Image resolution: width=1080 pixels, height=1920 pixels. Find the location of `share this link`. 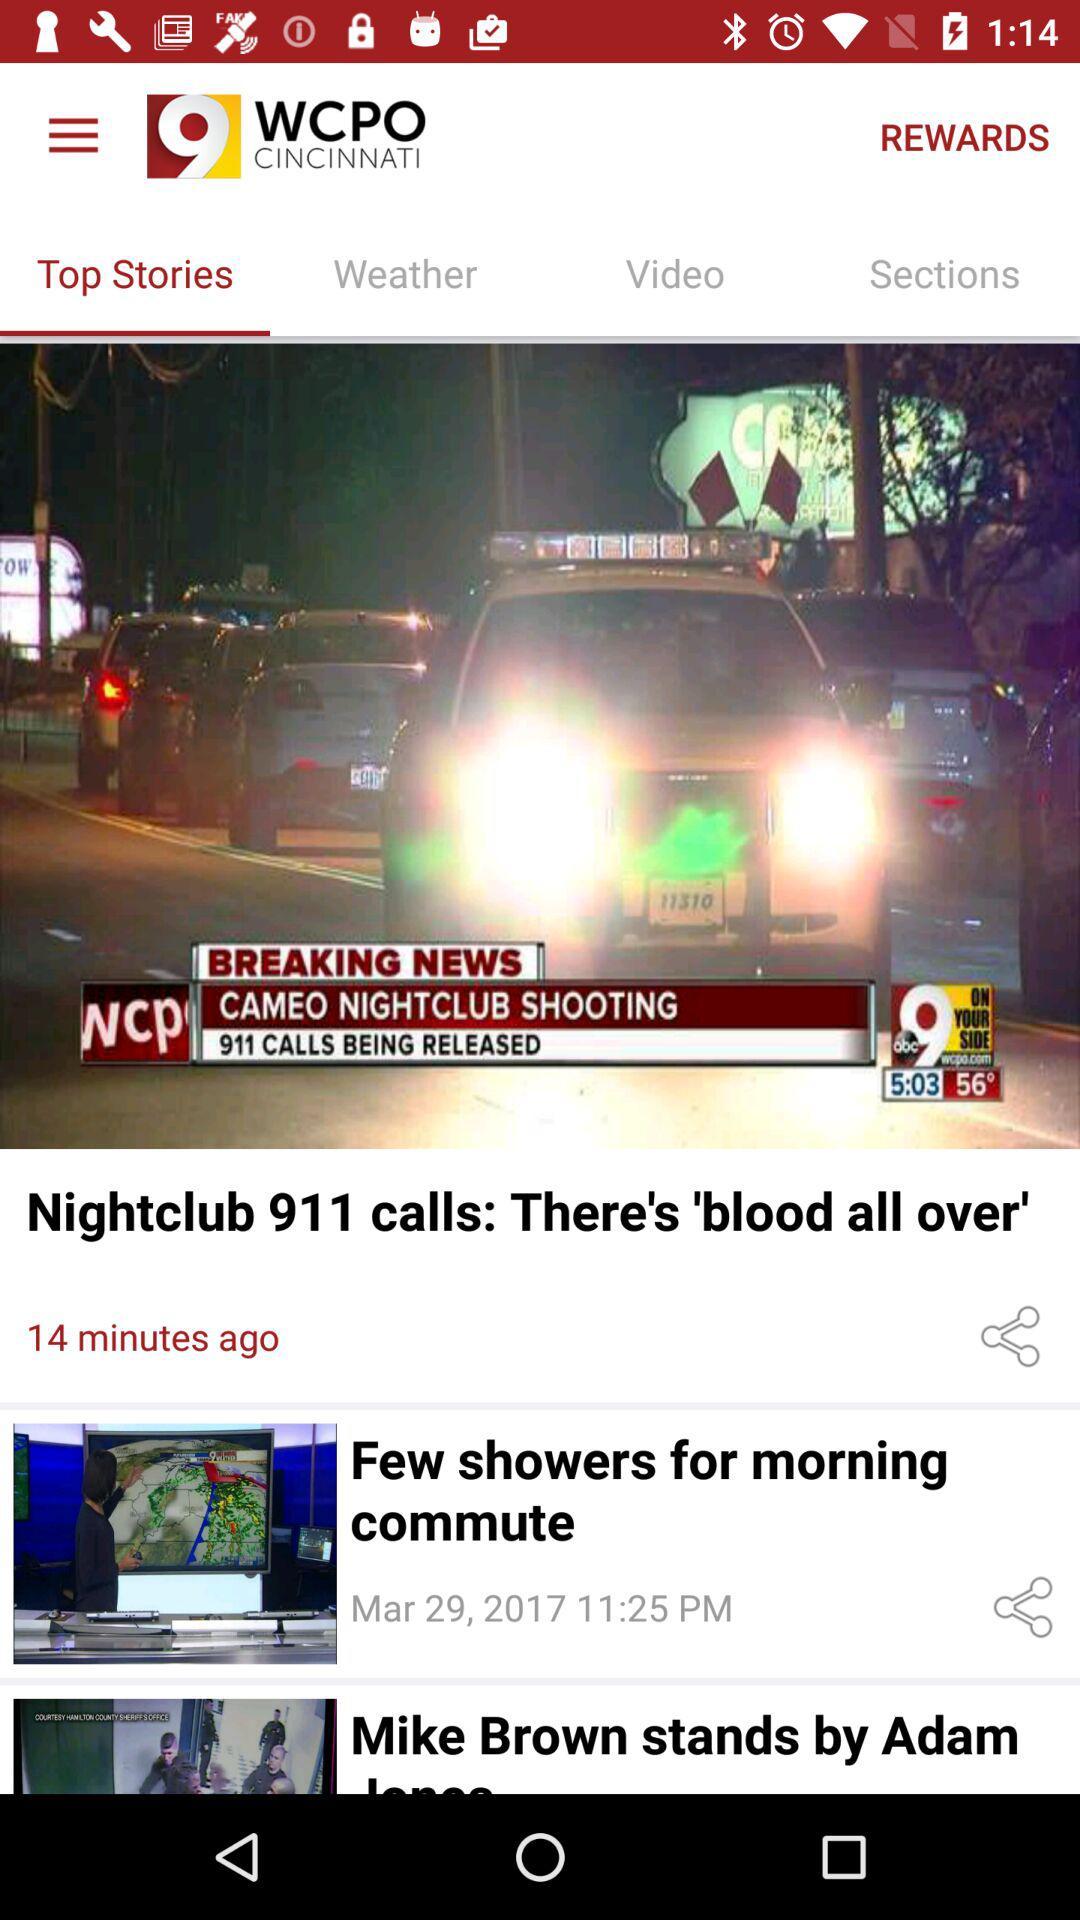

share this link is located at coordinates (1014, 1336).